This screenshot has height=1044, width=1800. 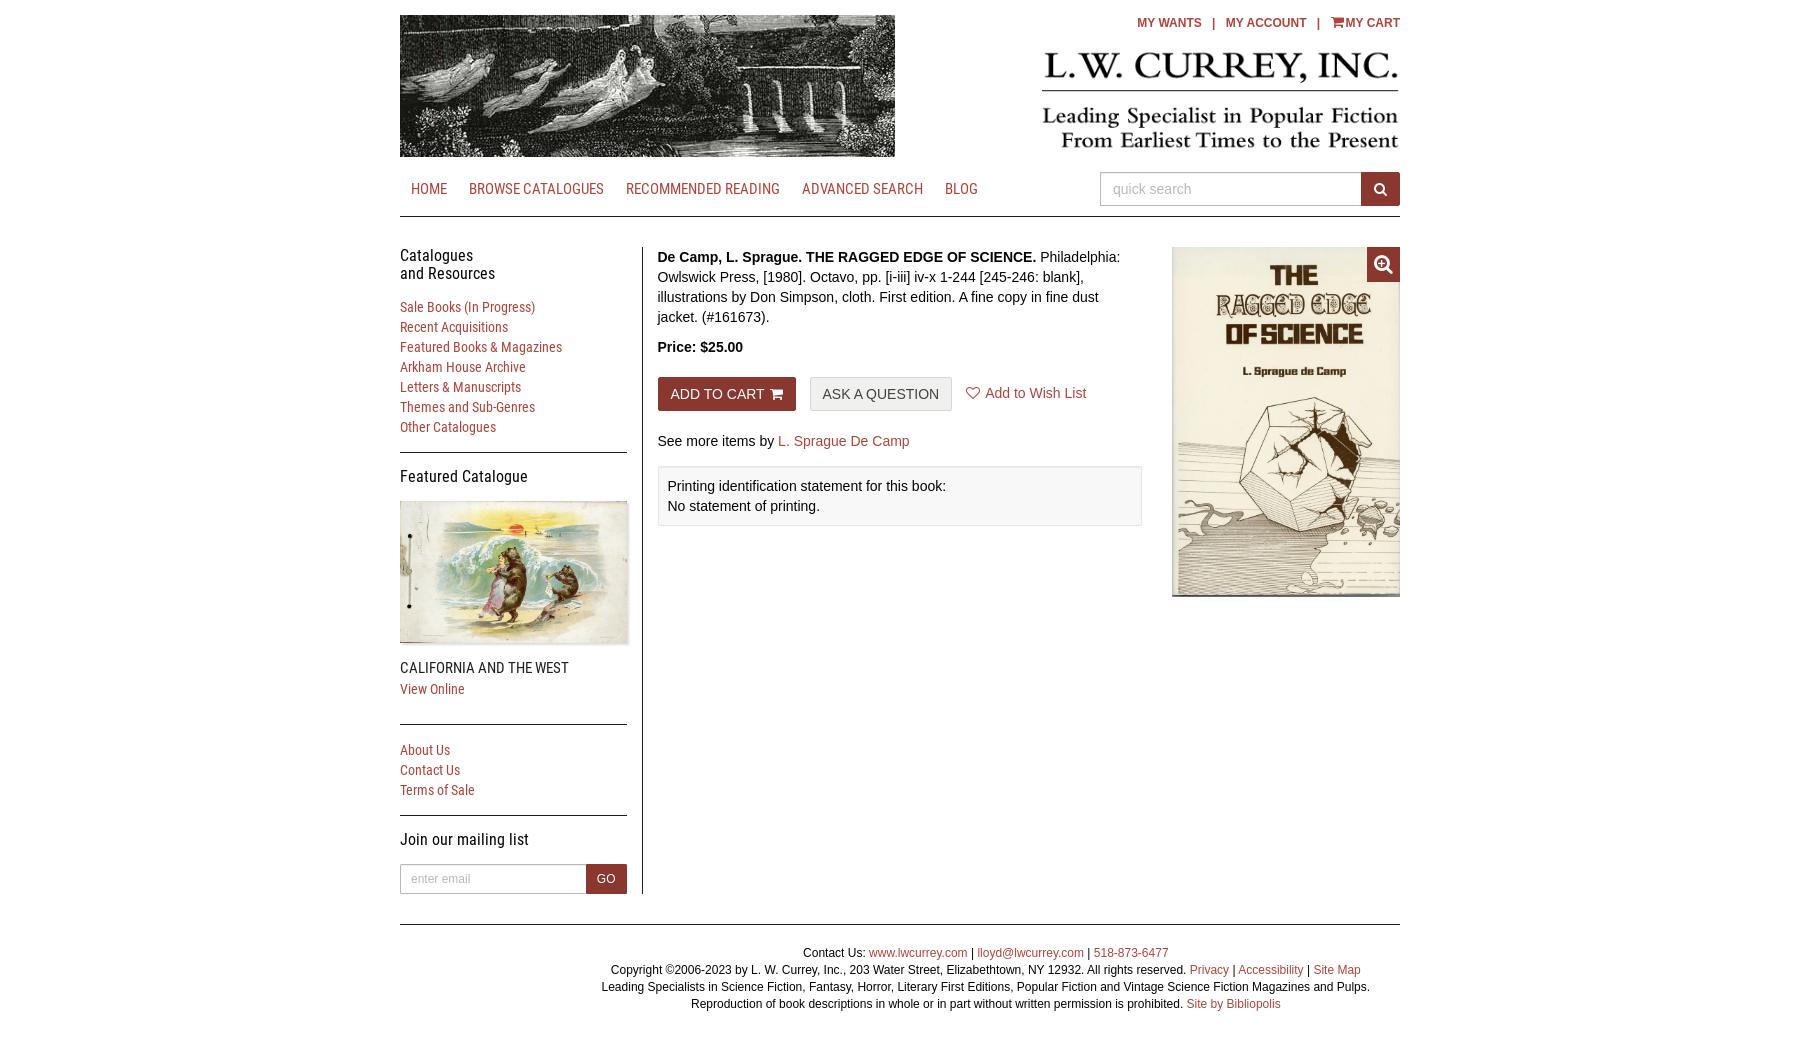 What do you see at coordinates (880, 393) in the screenshot?
I see `'Ask a Question'` at bounding box center [880, 393].